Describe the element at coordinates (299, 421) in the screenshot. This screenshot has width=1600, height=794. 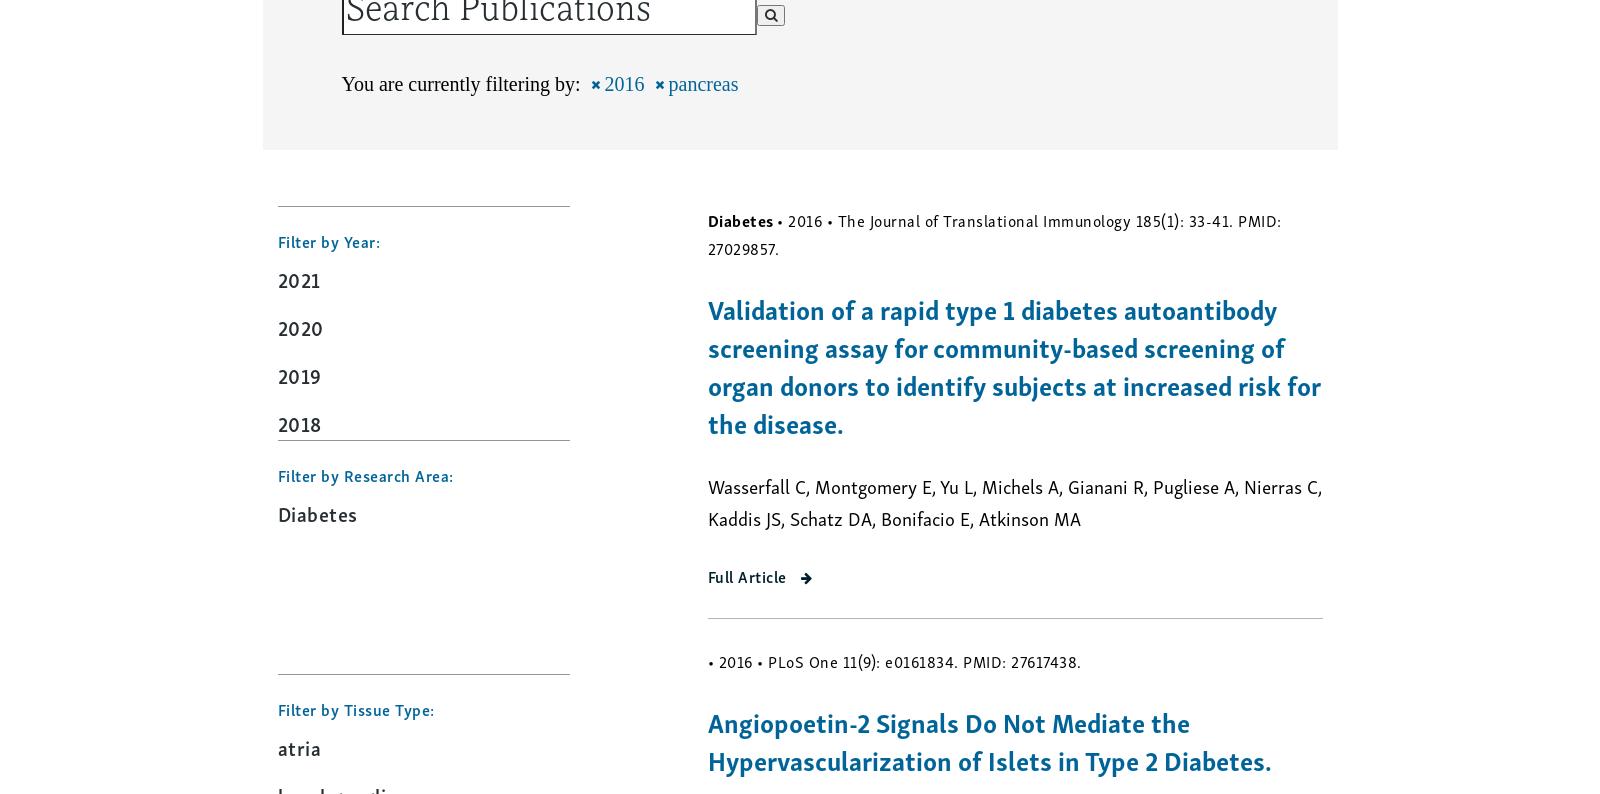
I see `'2018'` at that location.